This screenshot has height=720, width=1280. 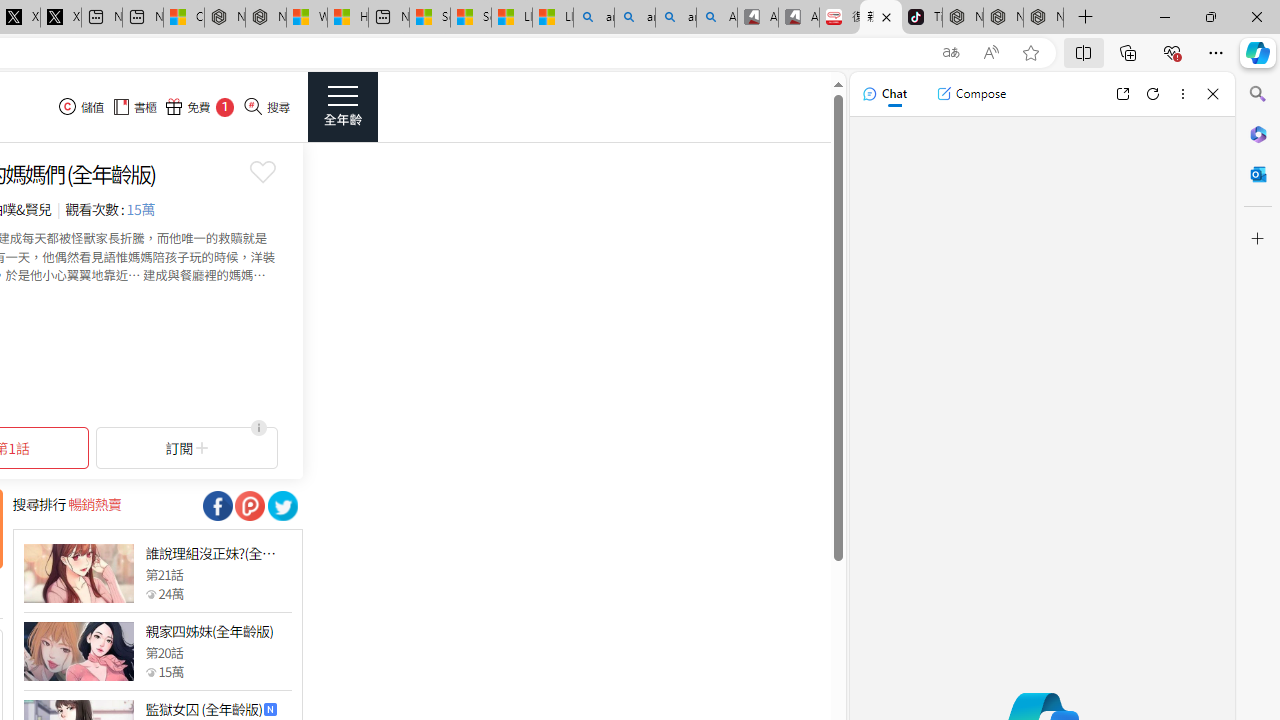 I want to click on 'Chat', so click(x=883, y=93).